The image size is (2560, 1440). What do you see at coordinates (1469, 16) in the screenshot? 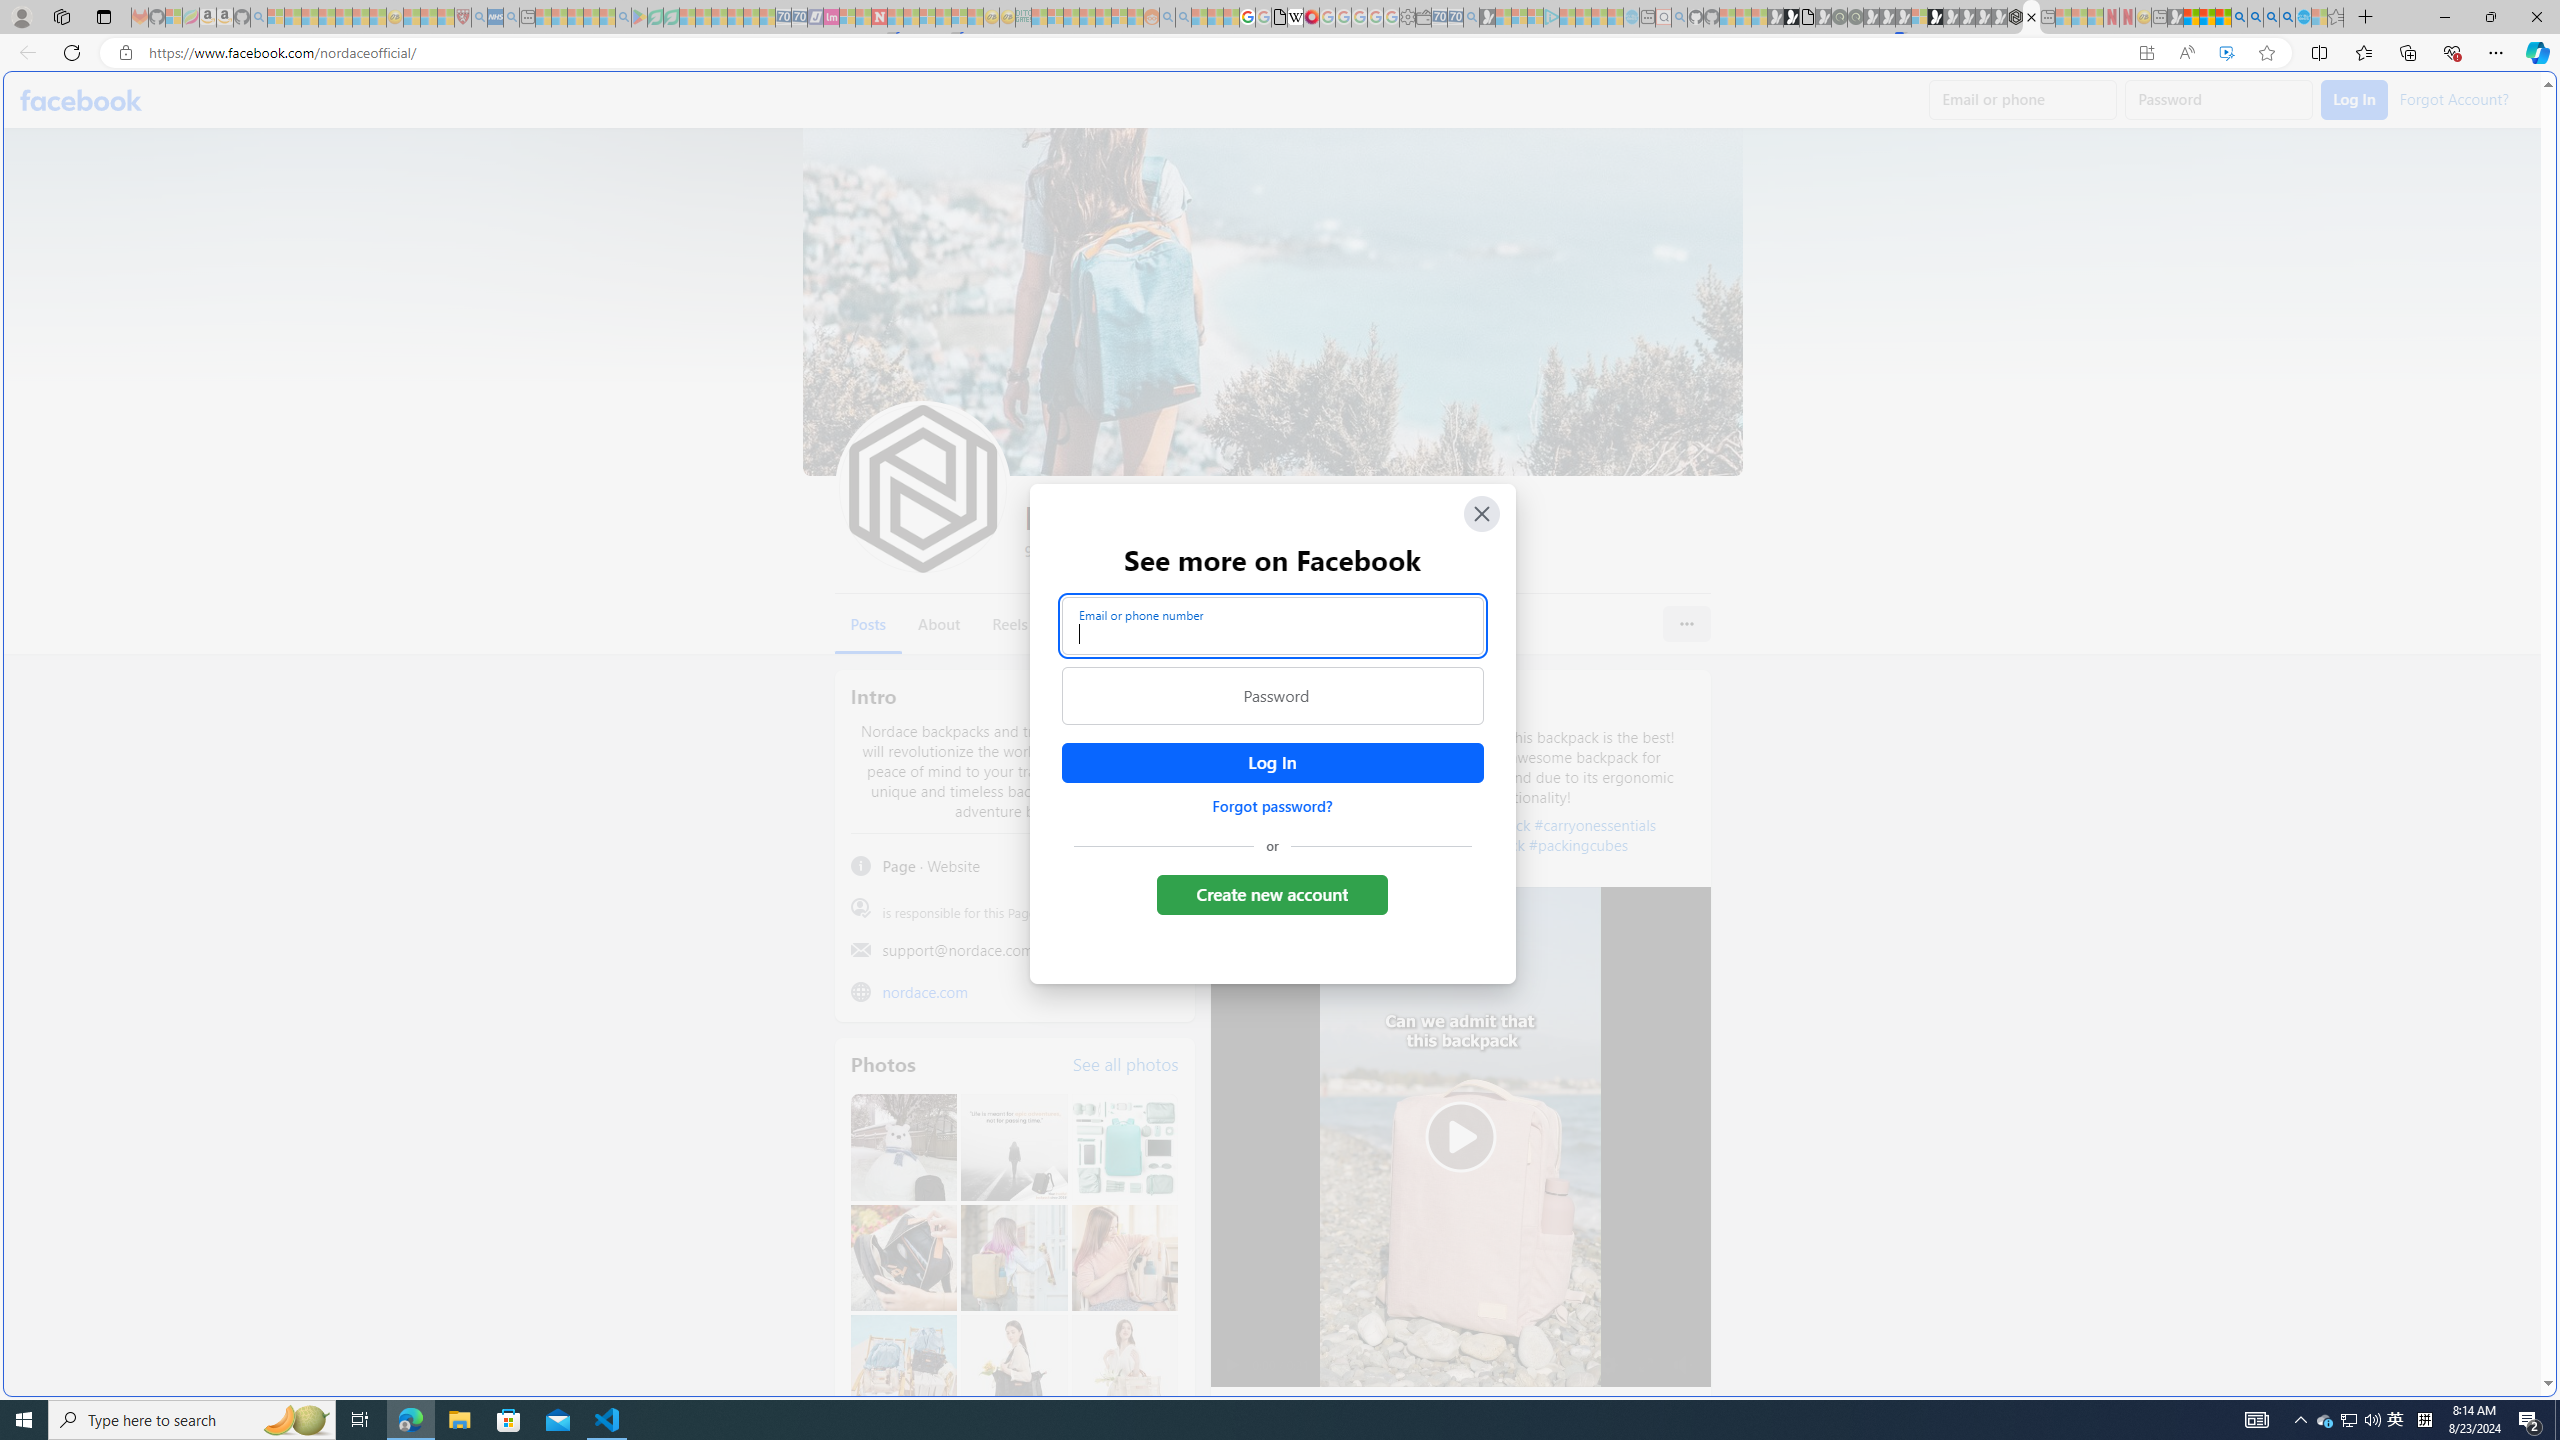
I see `'Bing Real Estate - Home sales and rental listings - Sleeping'` at bounding box center [1469, 16].